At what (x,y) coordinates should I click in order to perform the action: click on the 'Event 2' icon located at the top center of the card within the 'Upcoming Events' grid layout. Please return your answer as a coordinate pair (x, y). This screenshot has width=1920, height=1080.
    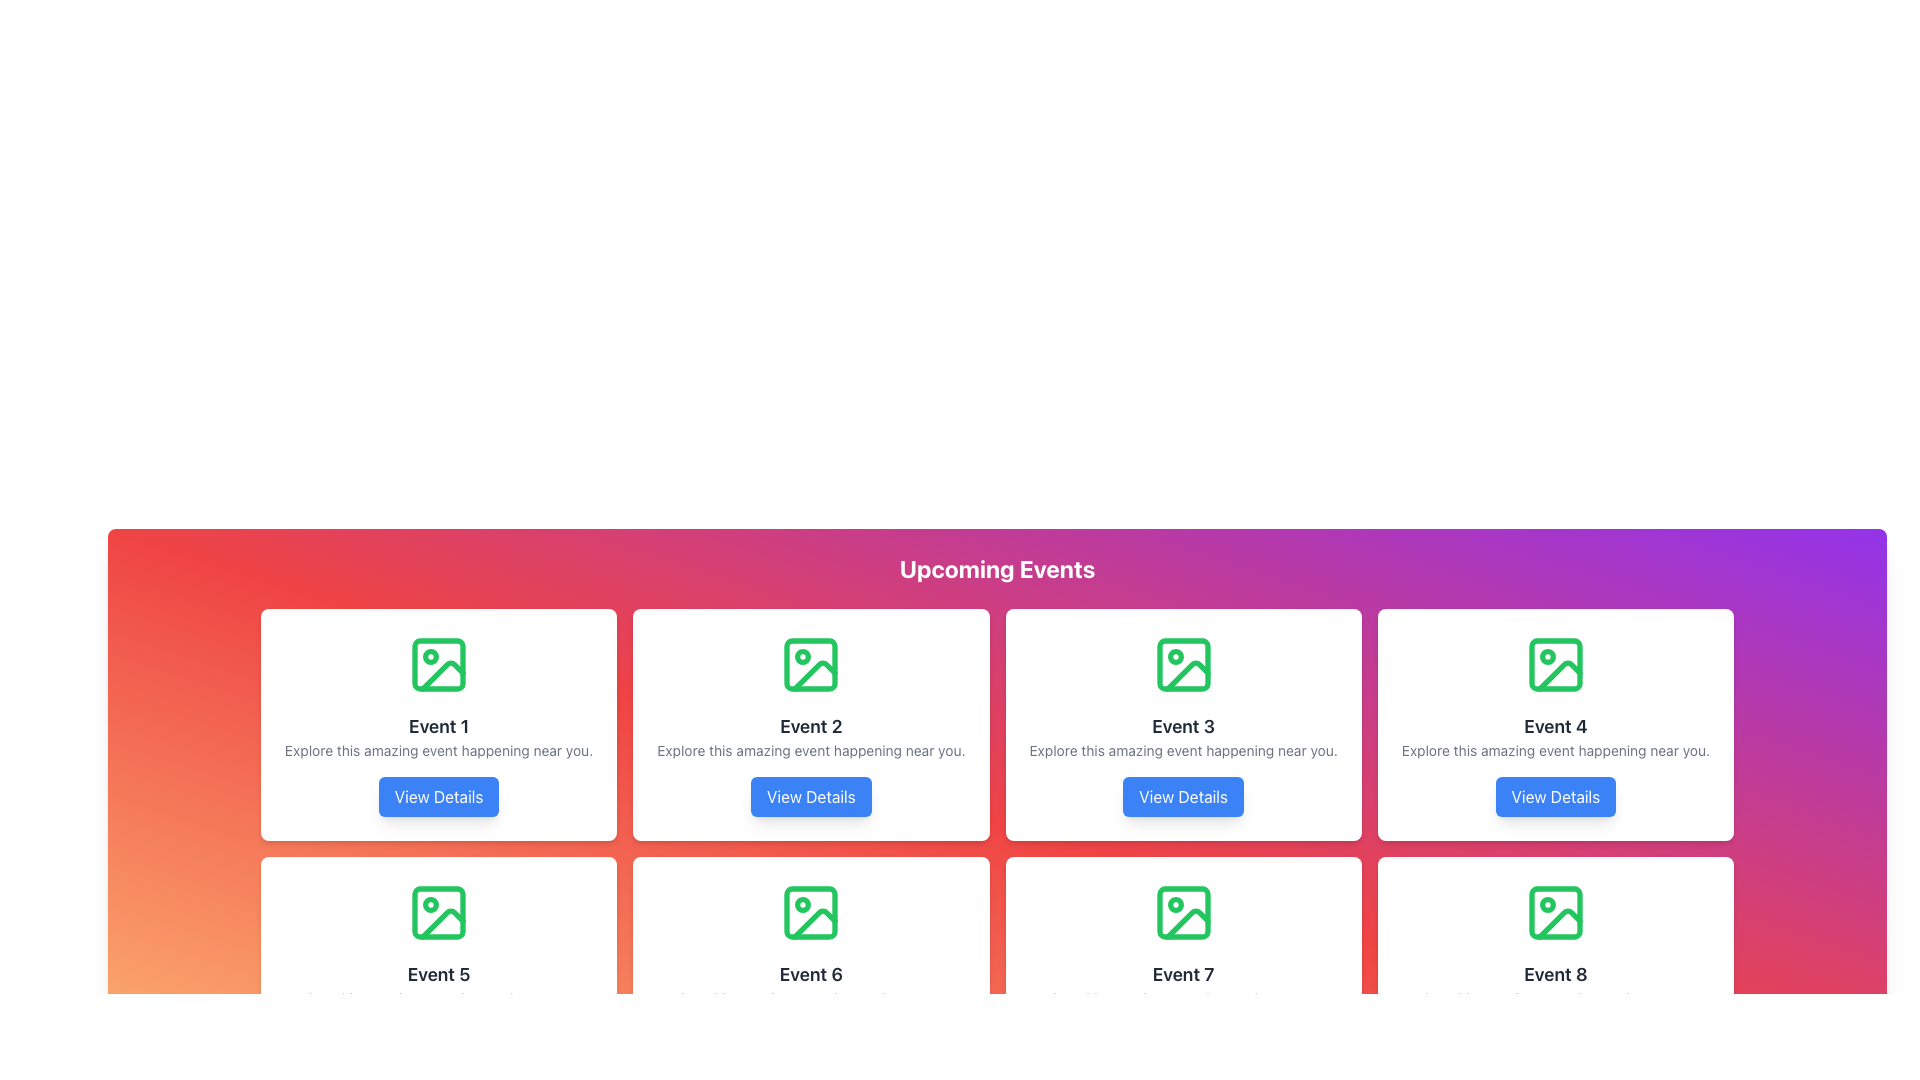
    Looking at the image, I should click on (811, 664).